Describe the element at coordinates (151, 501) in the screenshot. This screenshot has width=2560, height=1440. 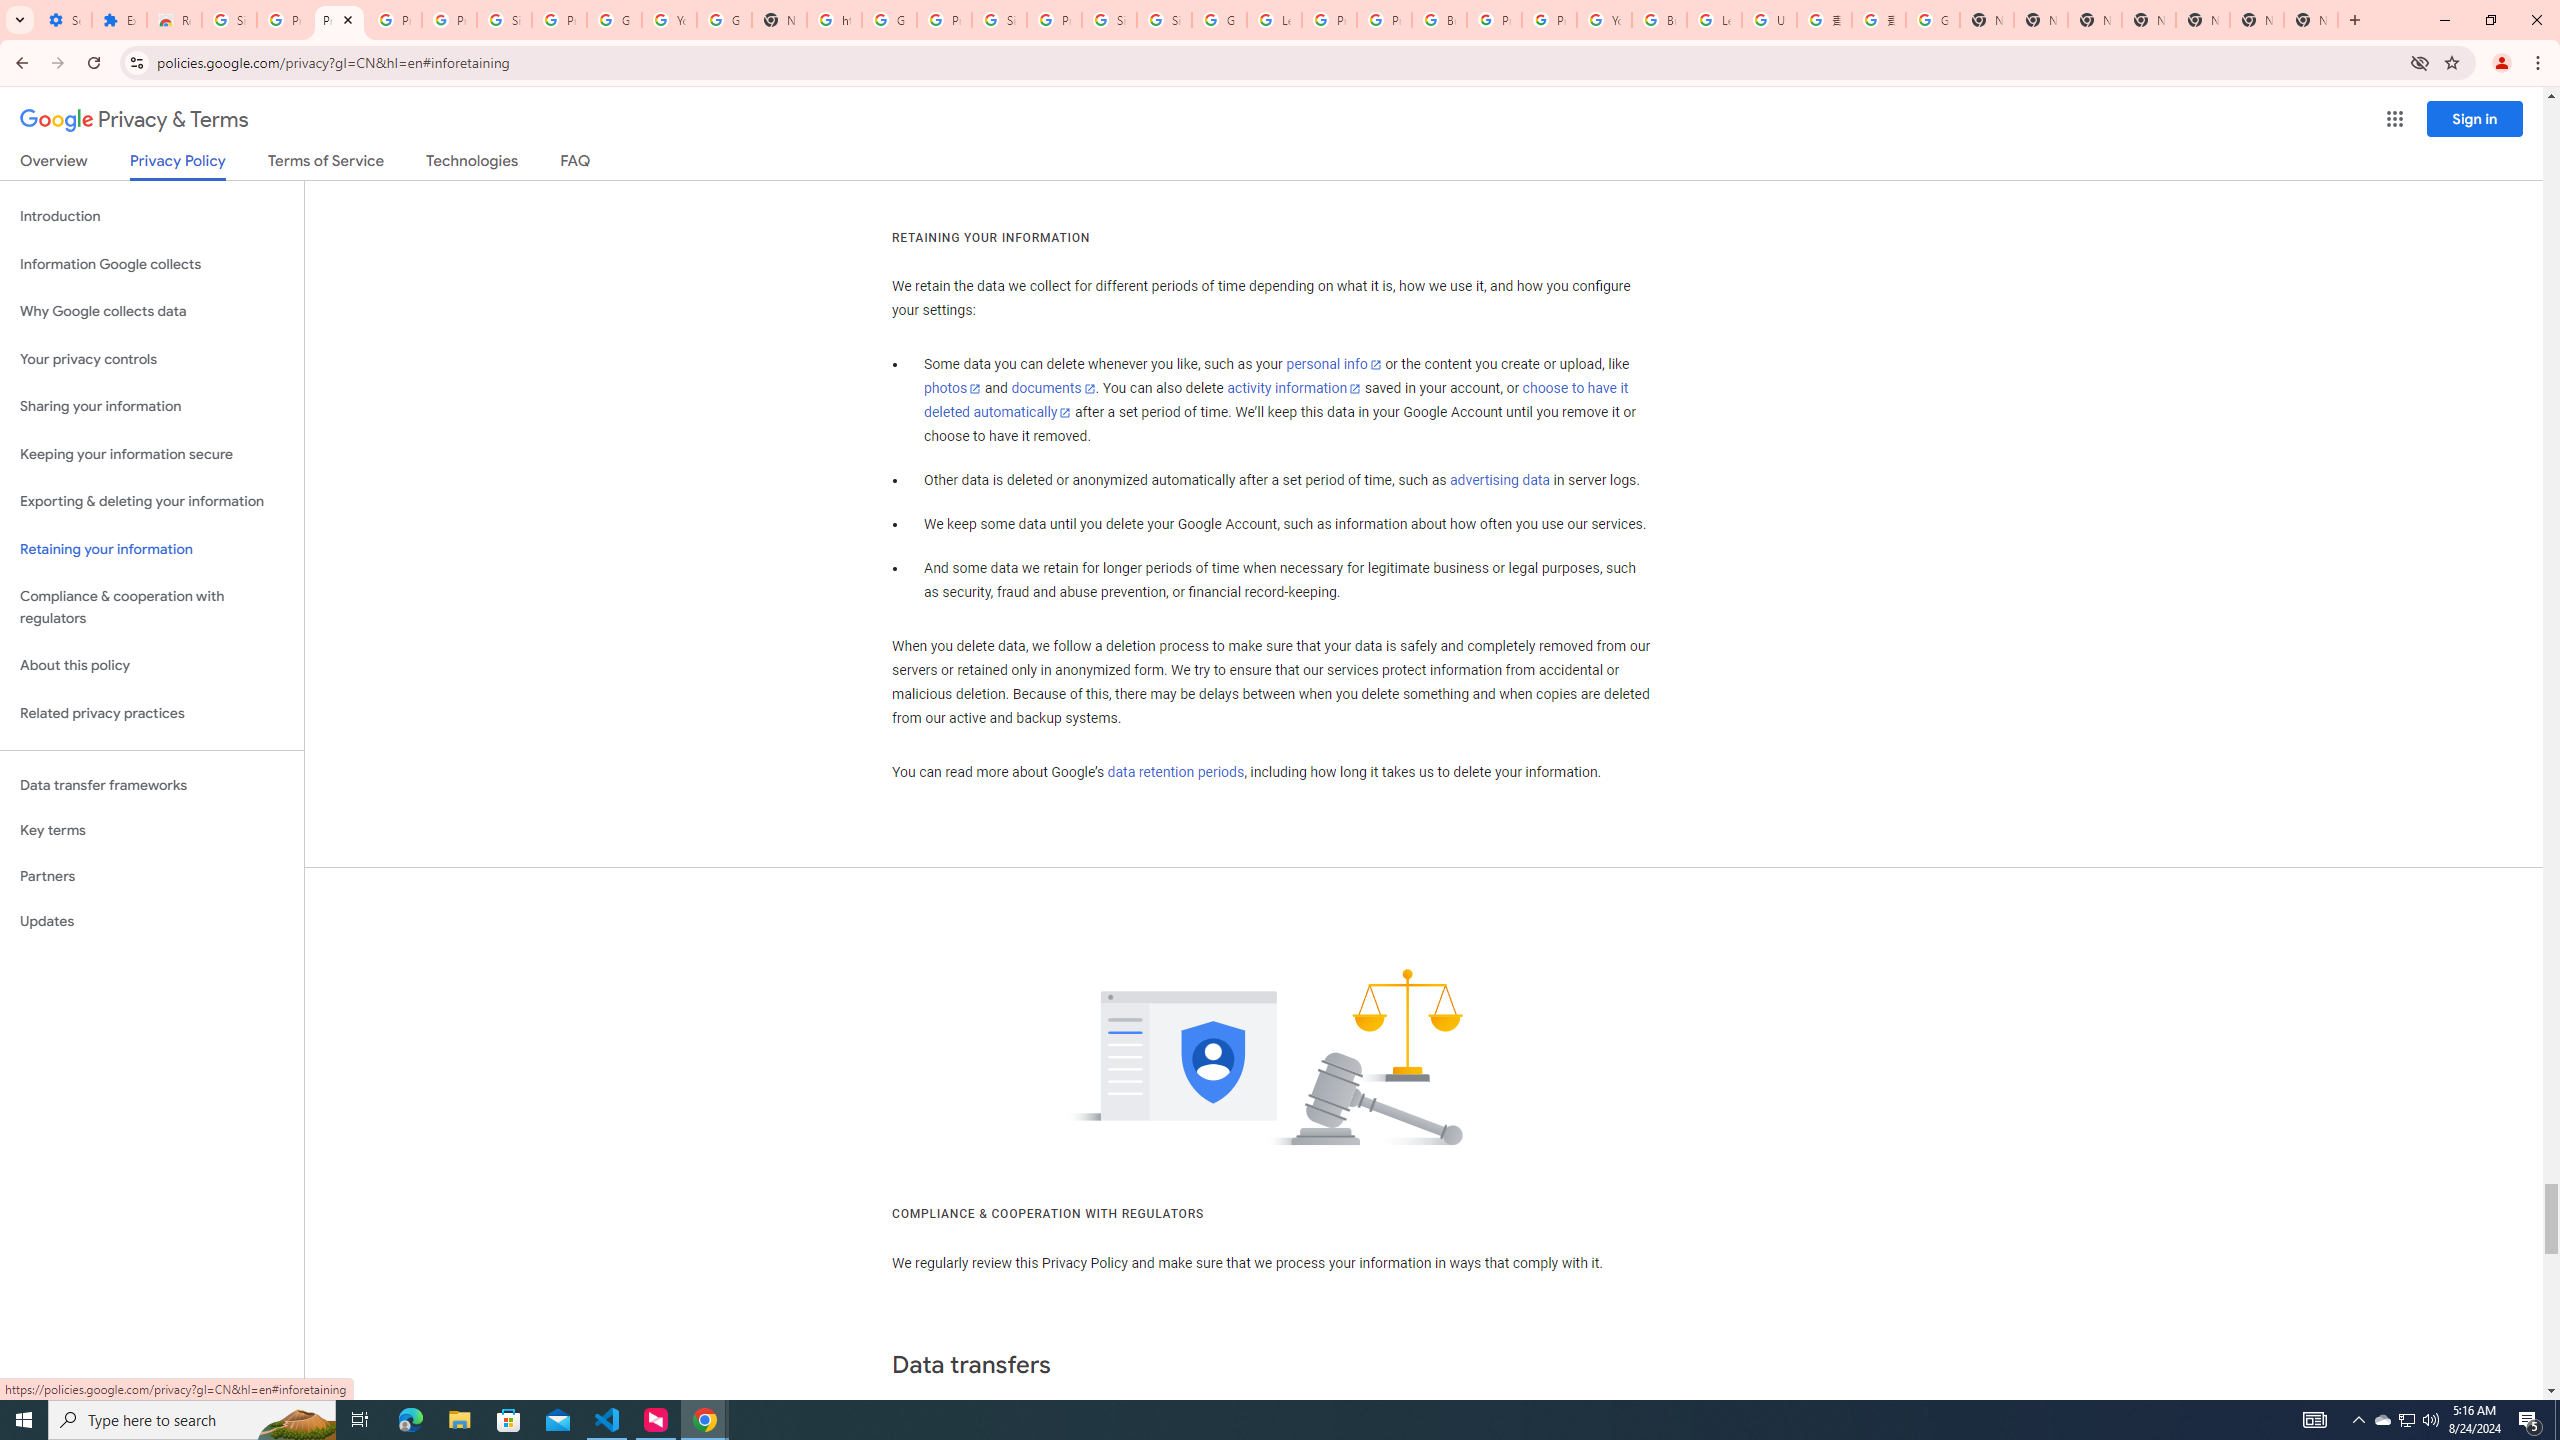
I see `'Exporting & deleting your information'` at that location.